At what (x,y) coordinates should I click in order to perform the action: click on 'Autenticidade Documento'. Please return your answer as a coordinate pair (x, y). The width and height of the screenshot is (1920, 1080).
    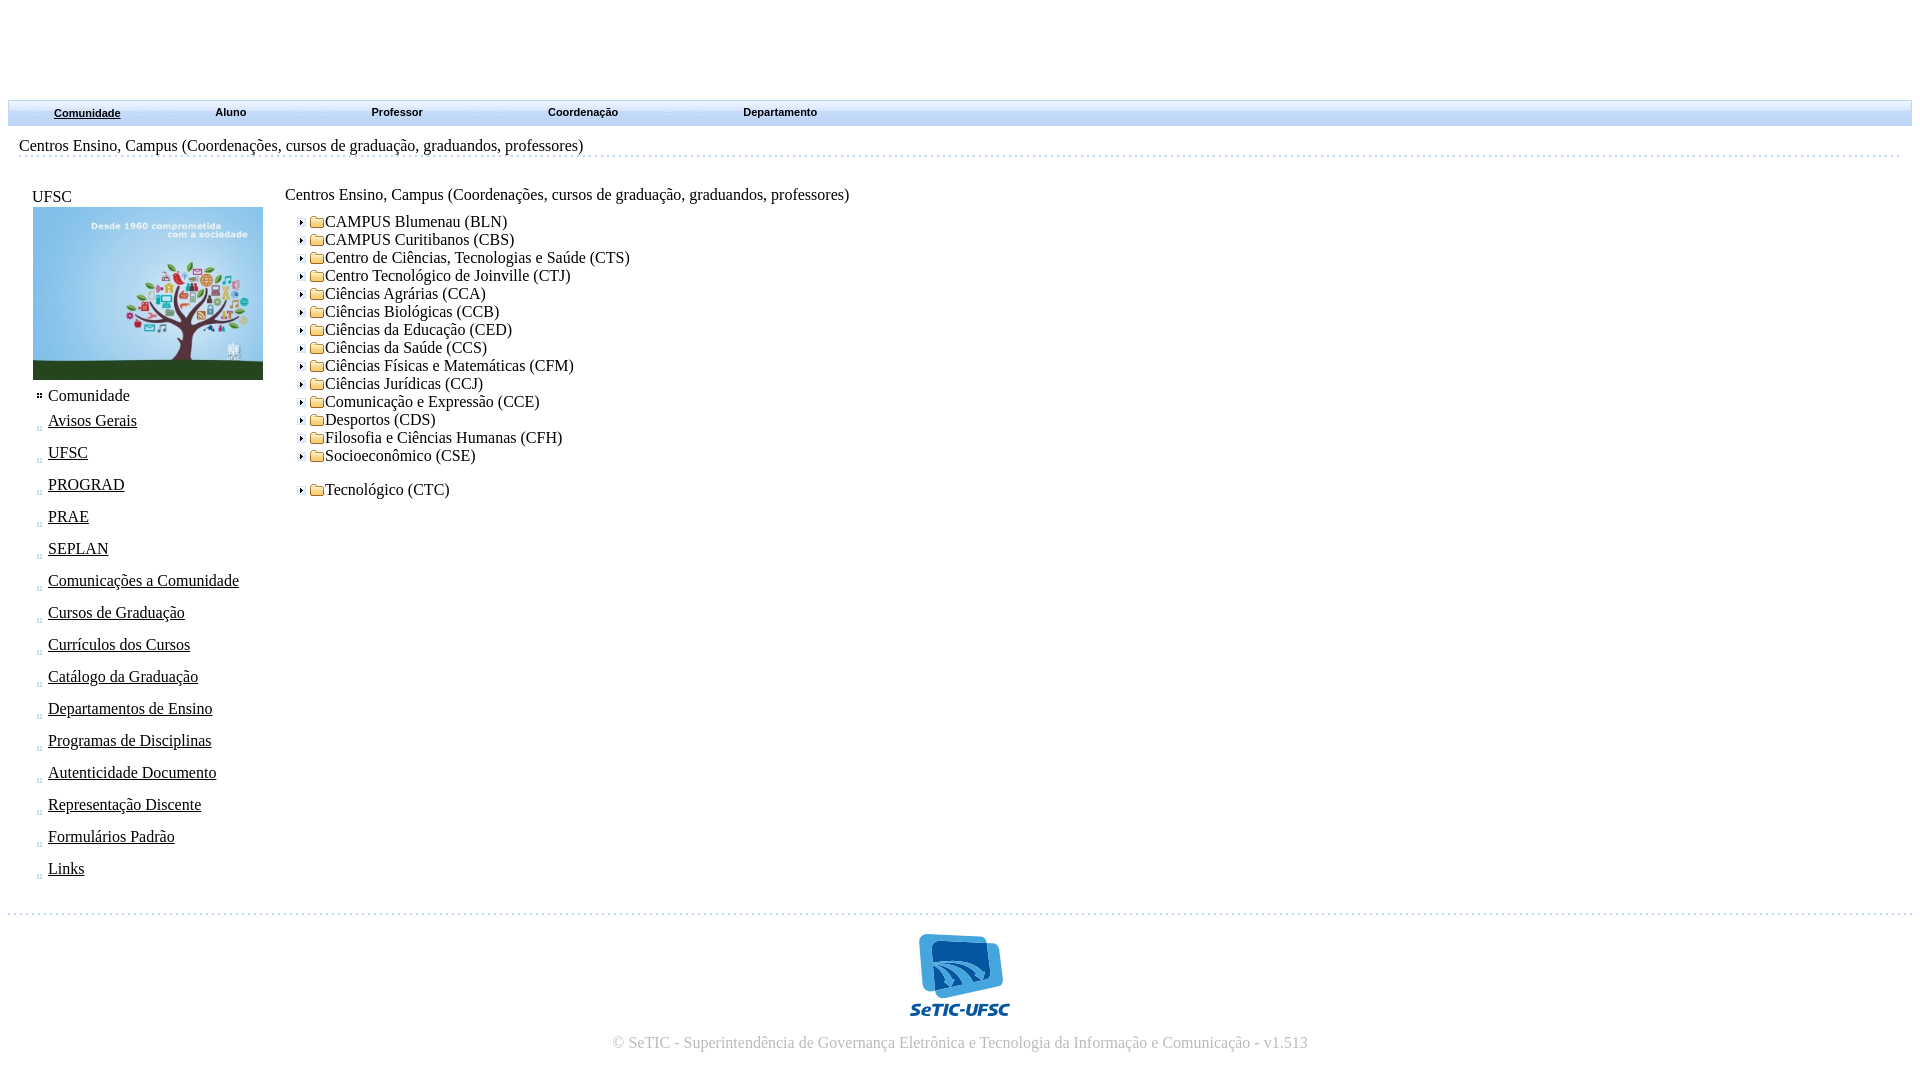
    Looking at the image, I should click on (48, 771).